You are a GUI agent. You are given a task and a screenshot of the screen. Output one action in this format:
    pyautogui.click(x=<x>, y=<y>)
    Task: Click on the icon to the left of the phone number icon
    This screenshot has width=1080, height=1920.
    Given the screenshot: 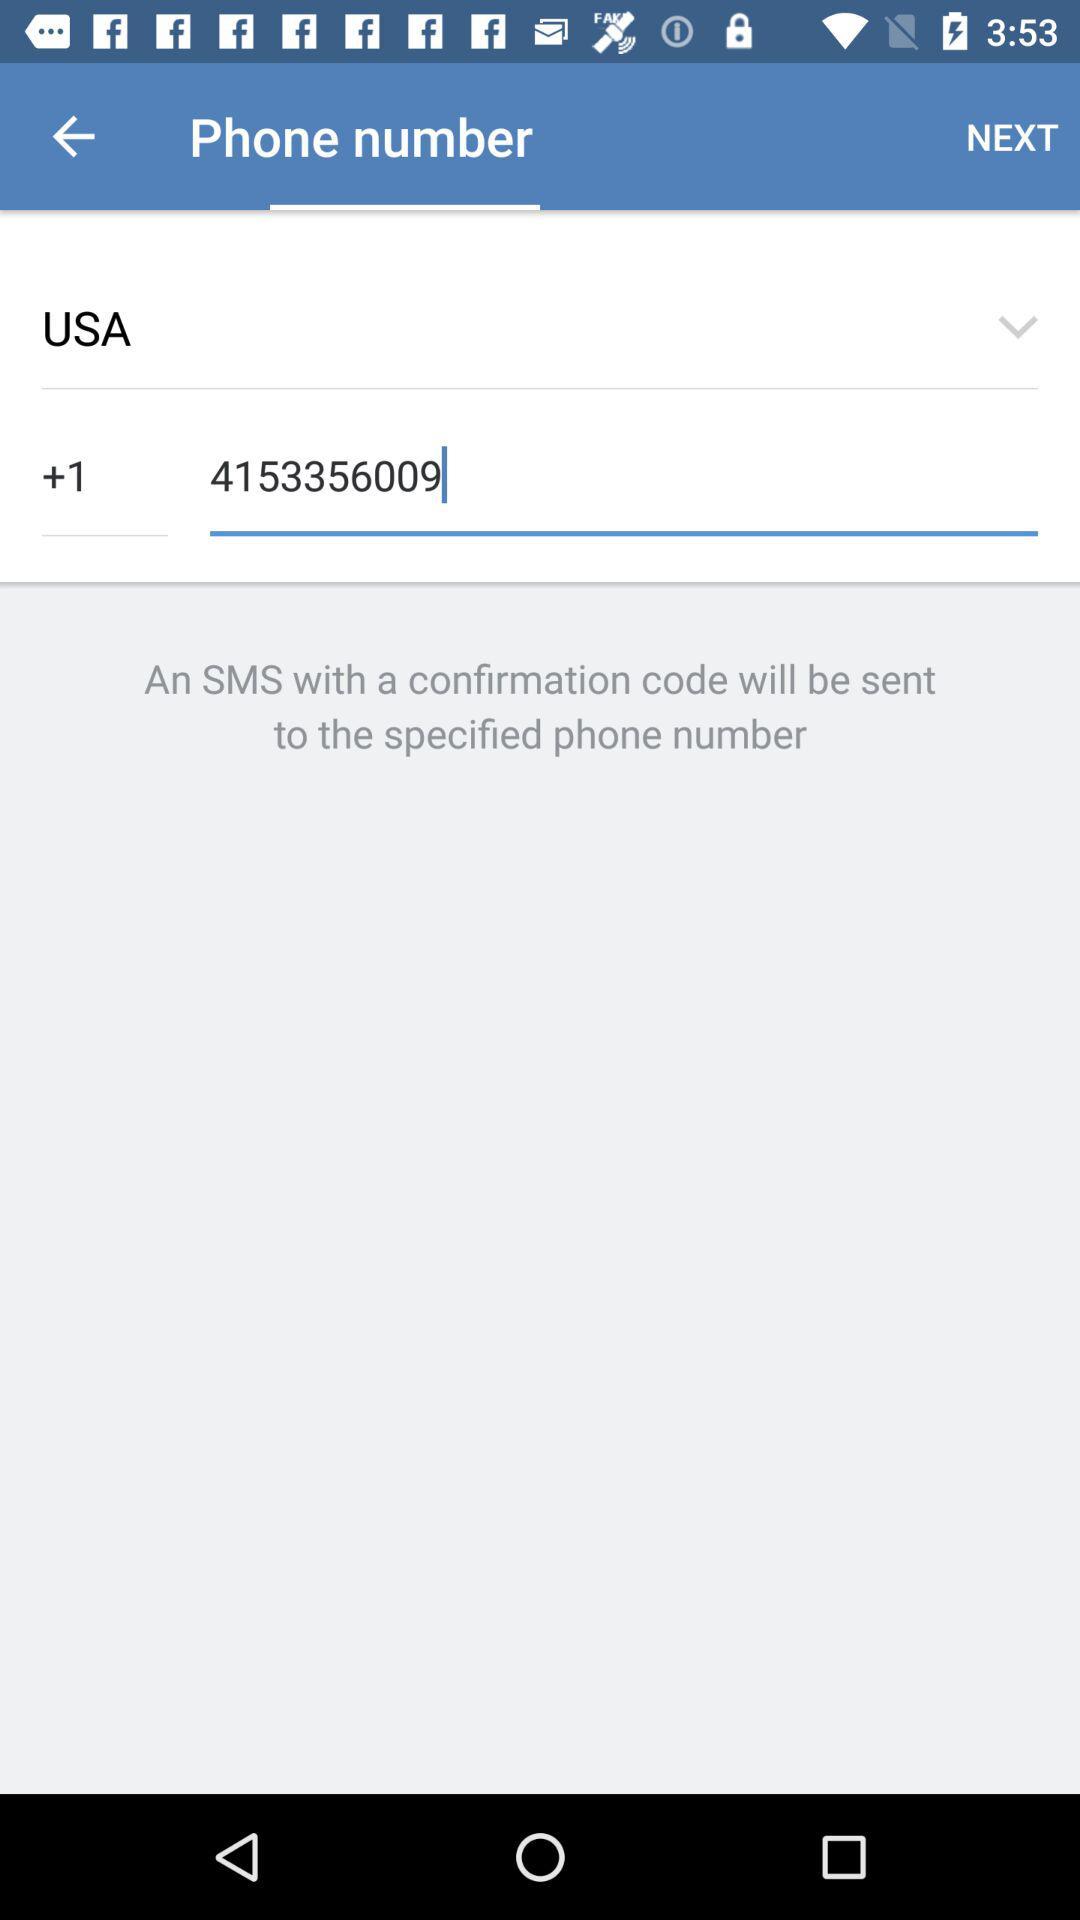 What is the action you would take?
    pyautogui.click(x=72, y=135)
    